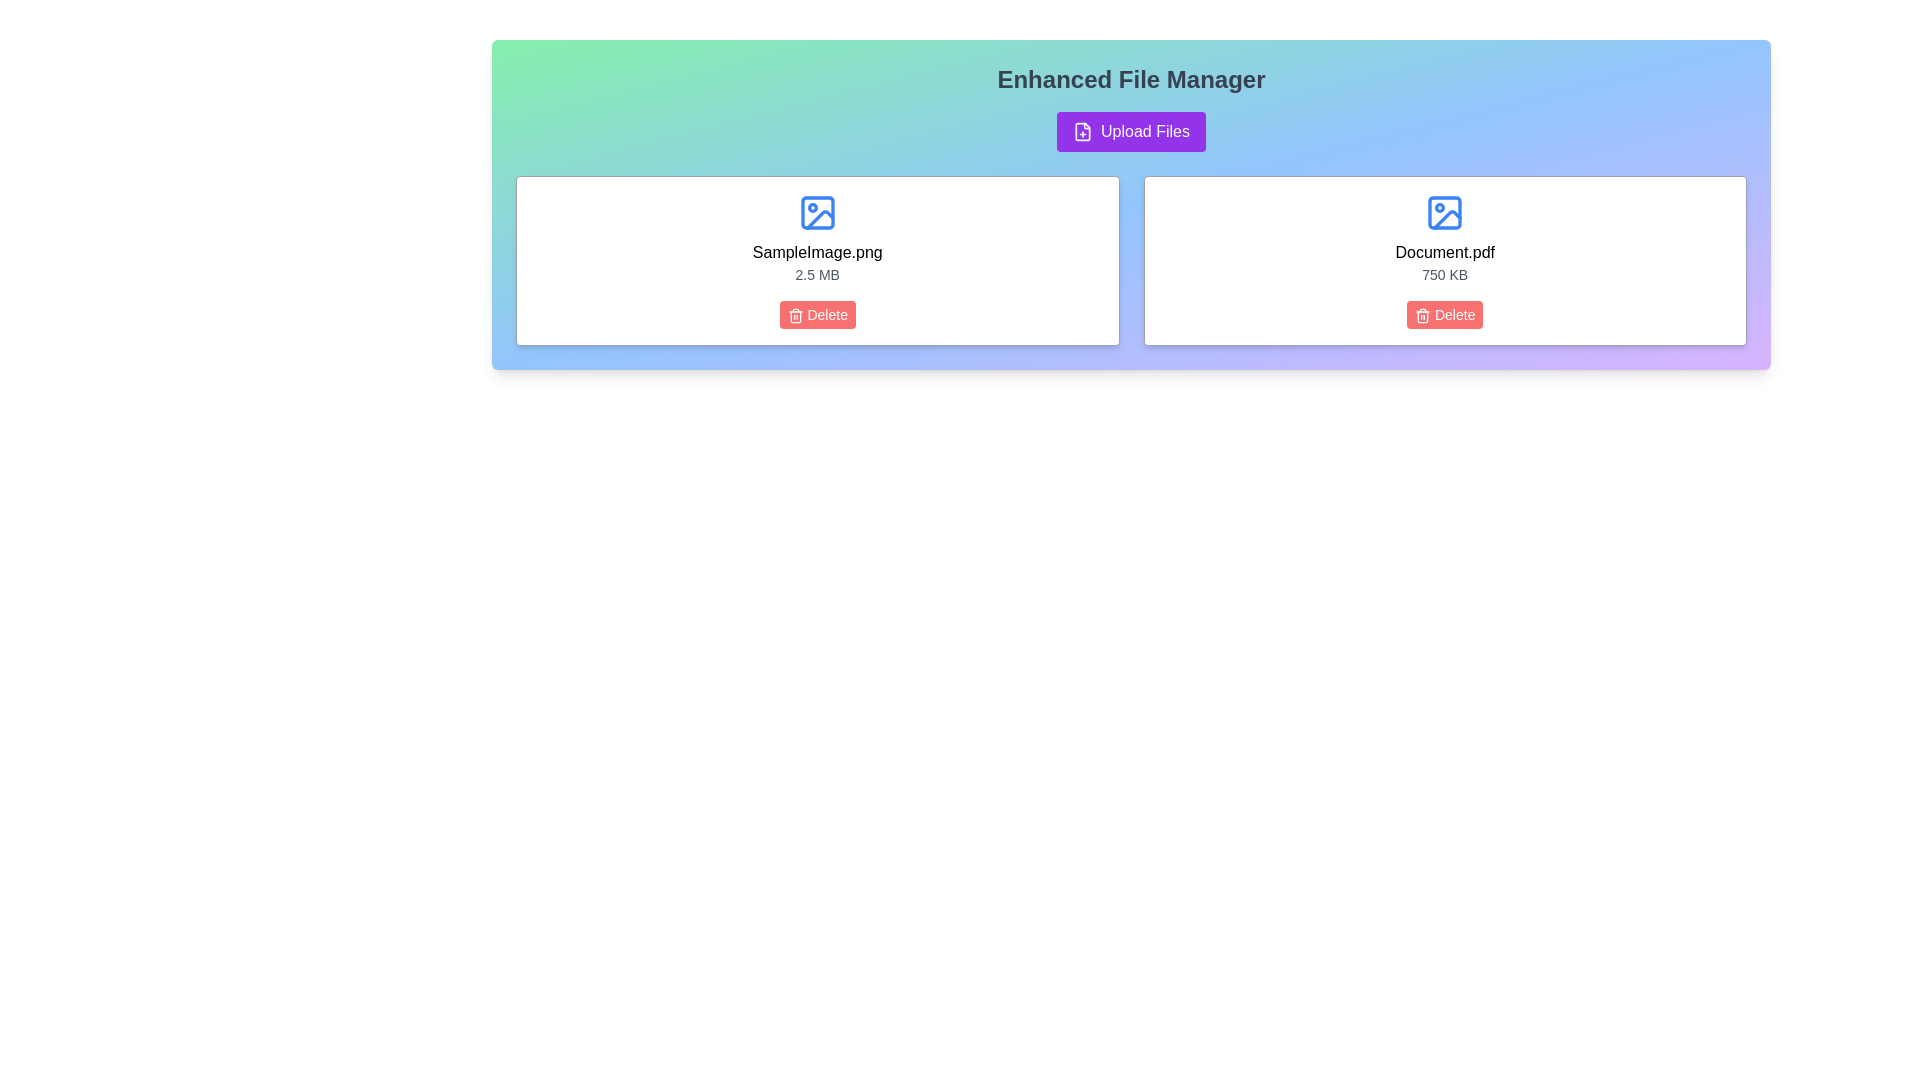  Describe the element at coordinates (1131, 131) in the screenshot. I see `the upload button located below the 'Enhanced File Manager' title to initiate the file upload dialog` at that location.